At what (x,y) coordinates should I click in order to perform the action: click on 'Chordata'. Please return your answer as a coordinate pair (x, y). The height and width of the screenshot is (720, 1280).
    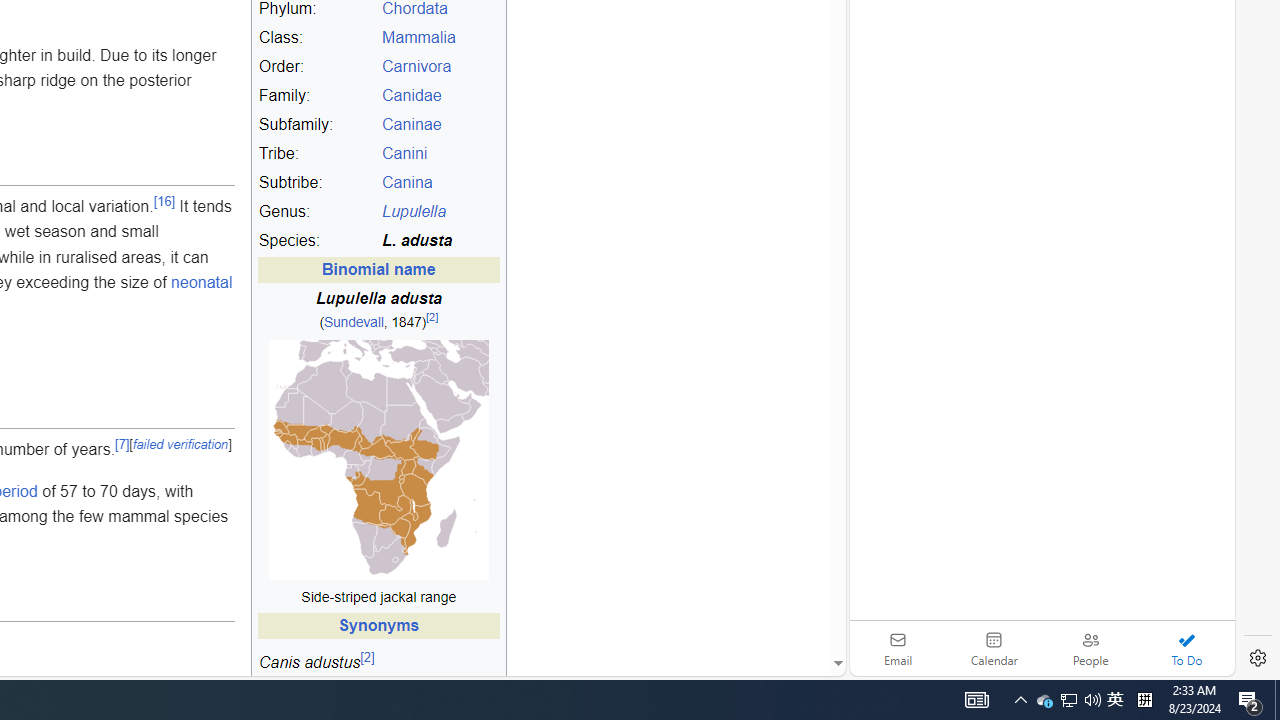
    Looking at the image, I should click on (413, 9).